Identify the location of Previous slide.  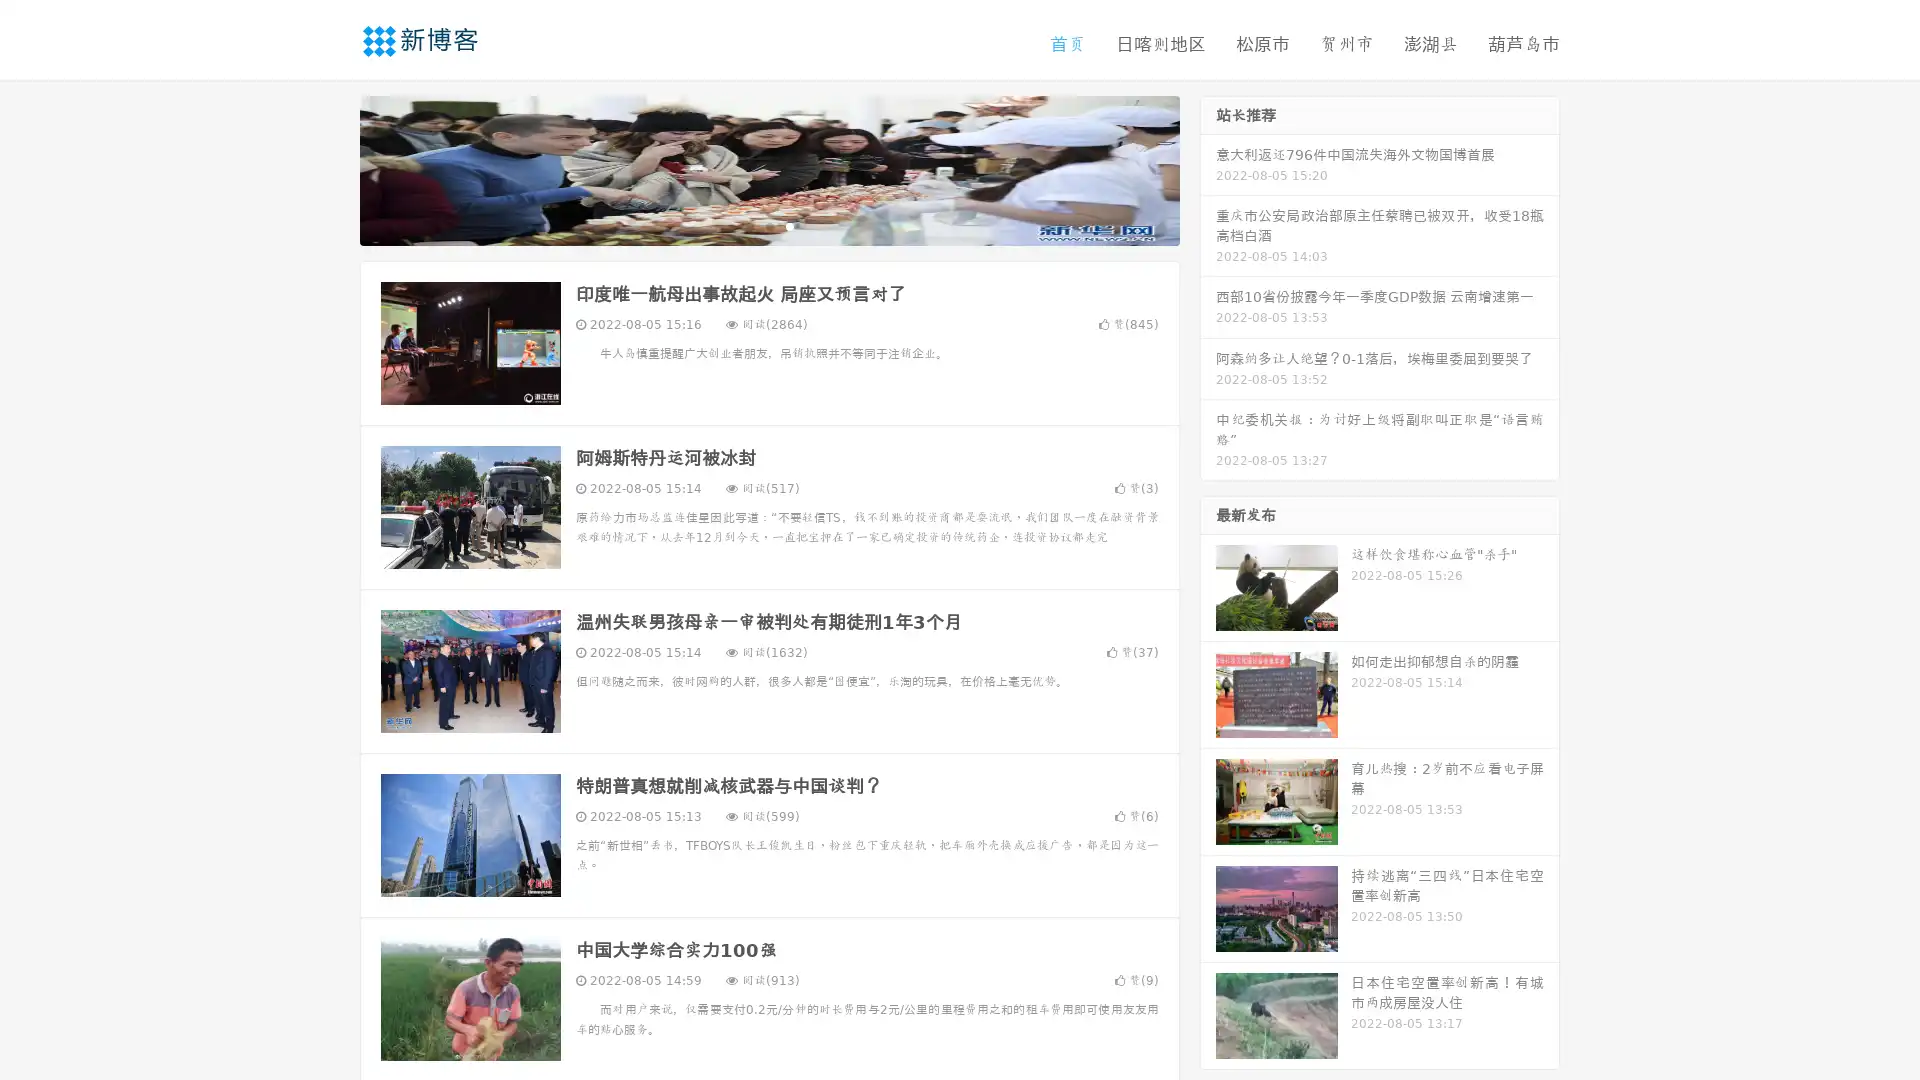
(330, 168).